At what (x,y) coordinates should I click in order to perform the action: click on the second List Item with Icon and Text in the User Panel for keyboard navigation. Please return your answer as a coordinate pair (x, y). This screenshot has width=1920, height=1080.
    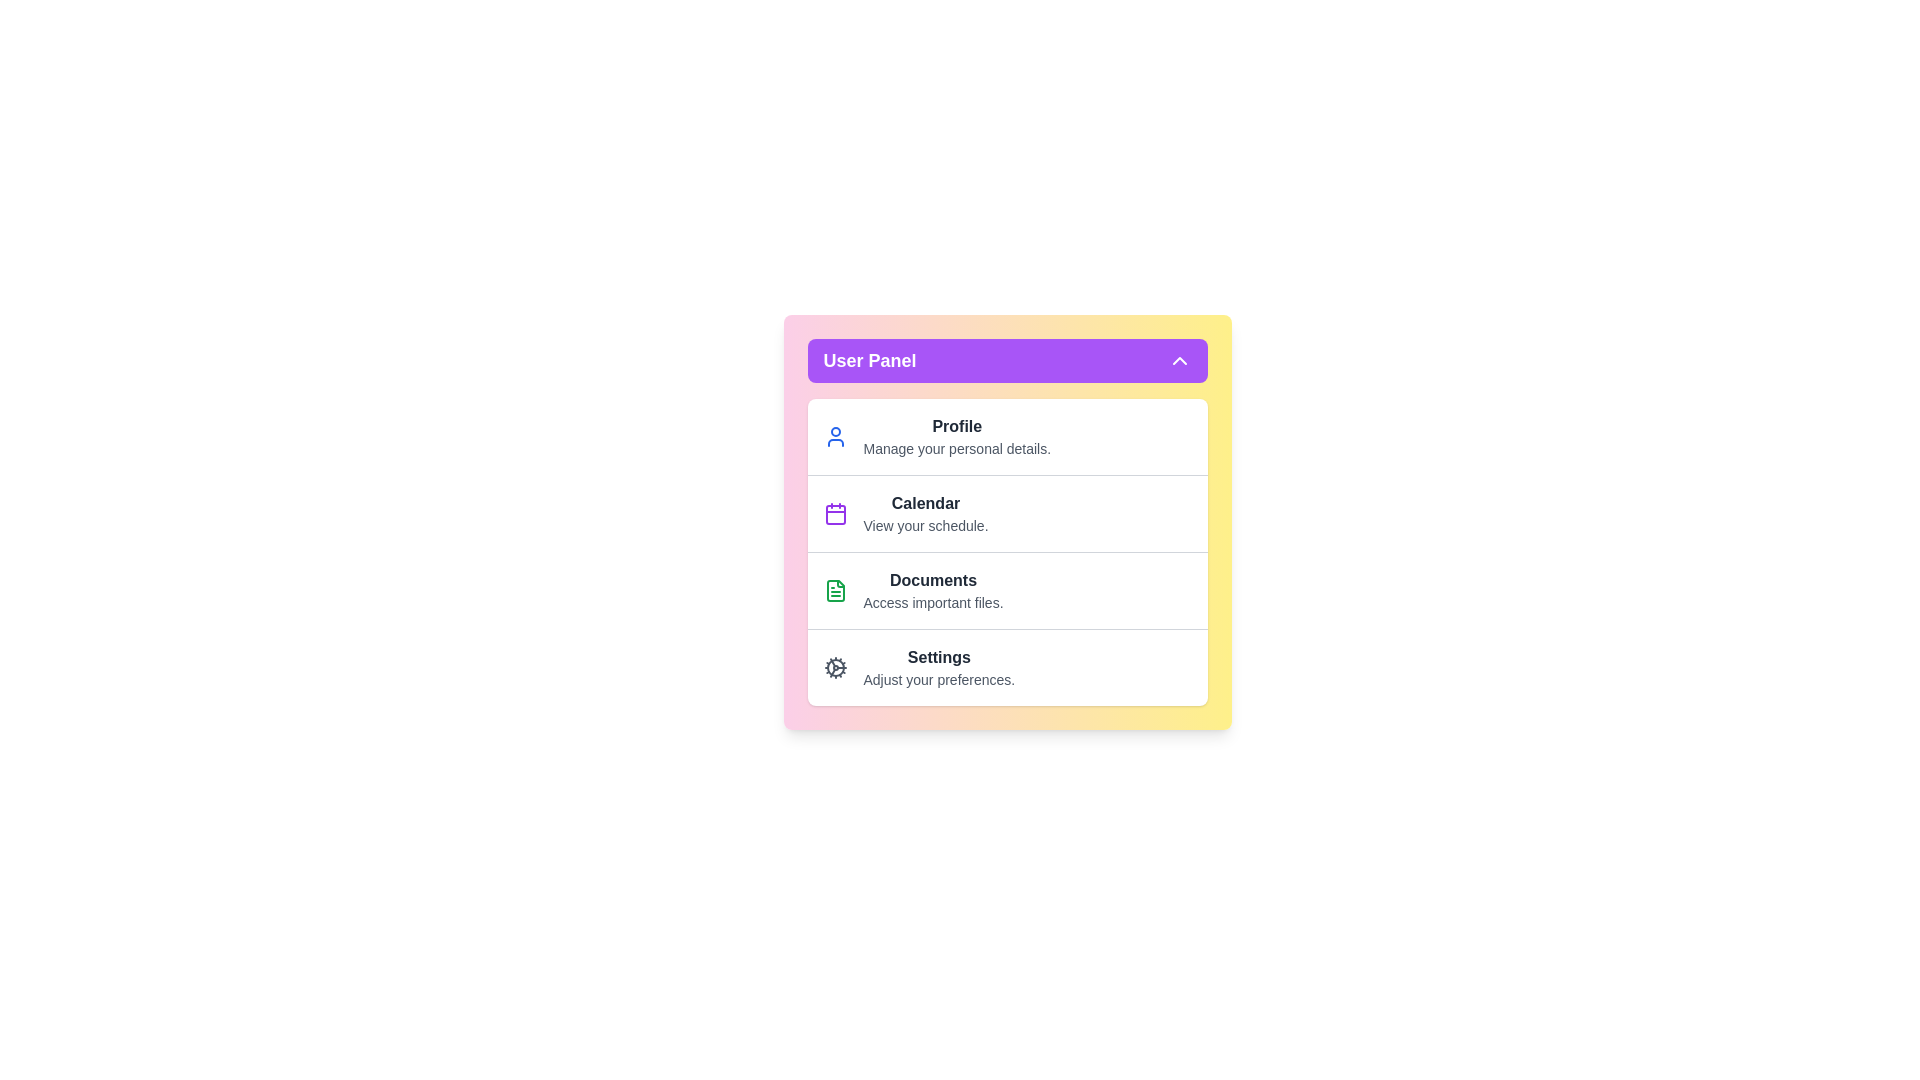
    Looking at the image, I should click on (1007, 512).